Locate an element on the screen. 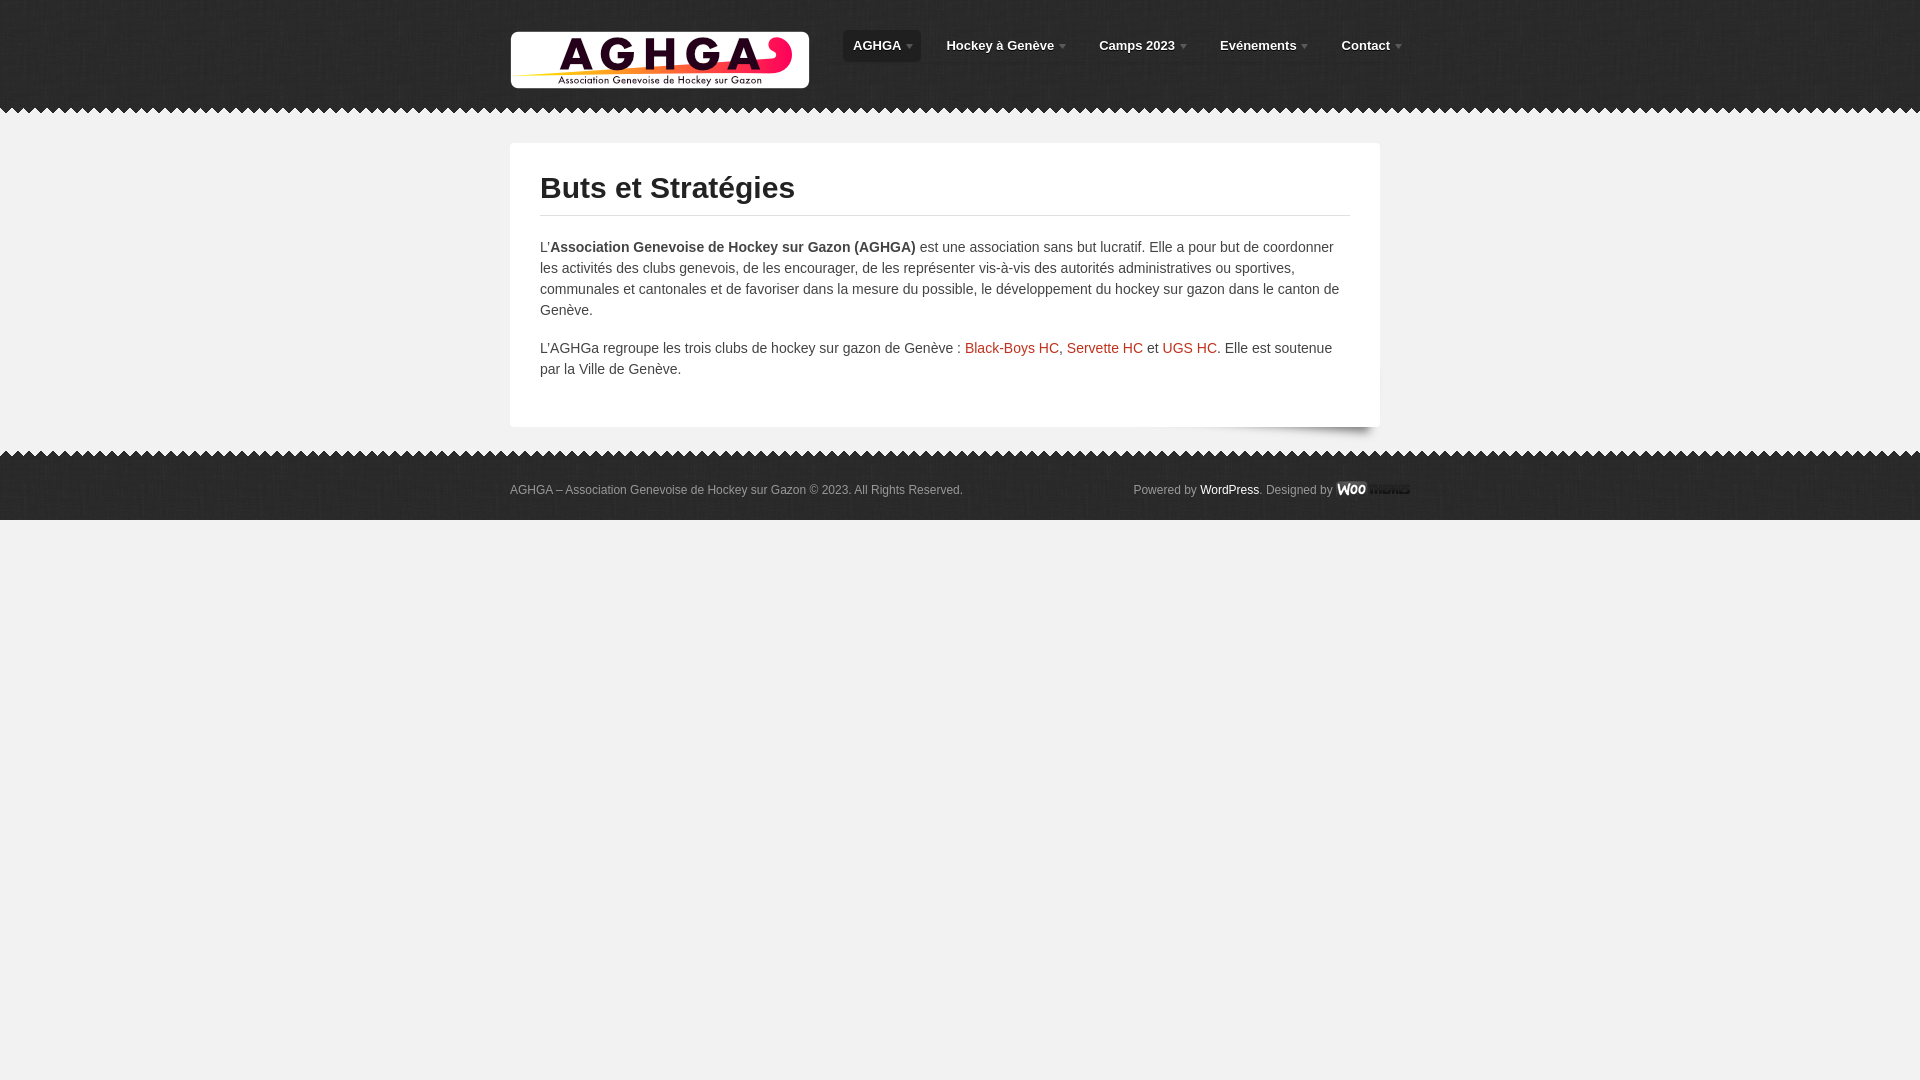  'Black-Boys HC' is located at coordinates (1012, 346).